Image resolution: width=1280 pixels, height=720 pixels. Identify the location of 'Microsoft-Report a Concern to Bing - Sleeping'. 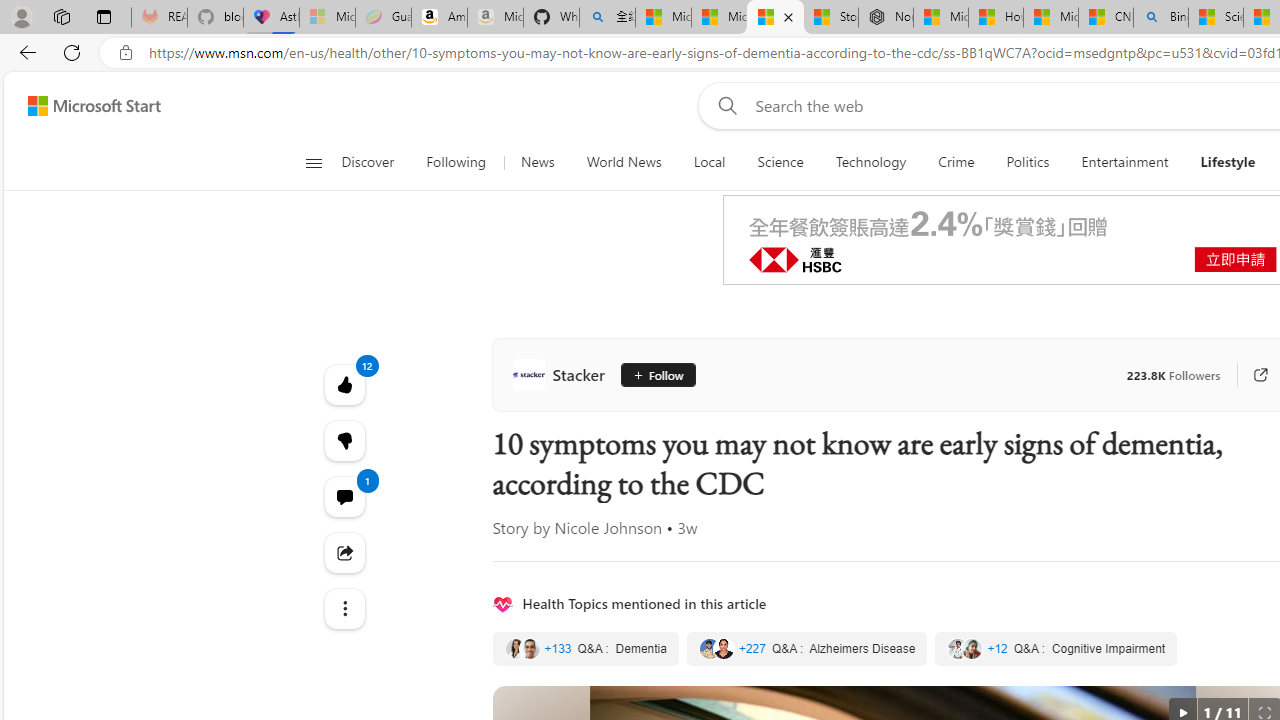
(327, 17).